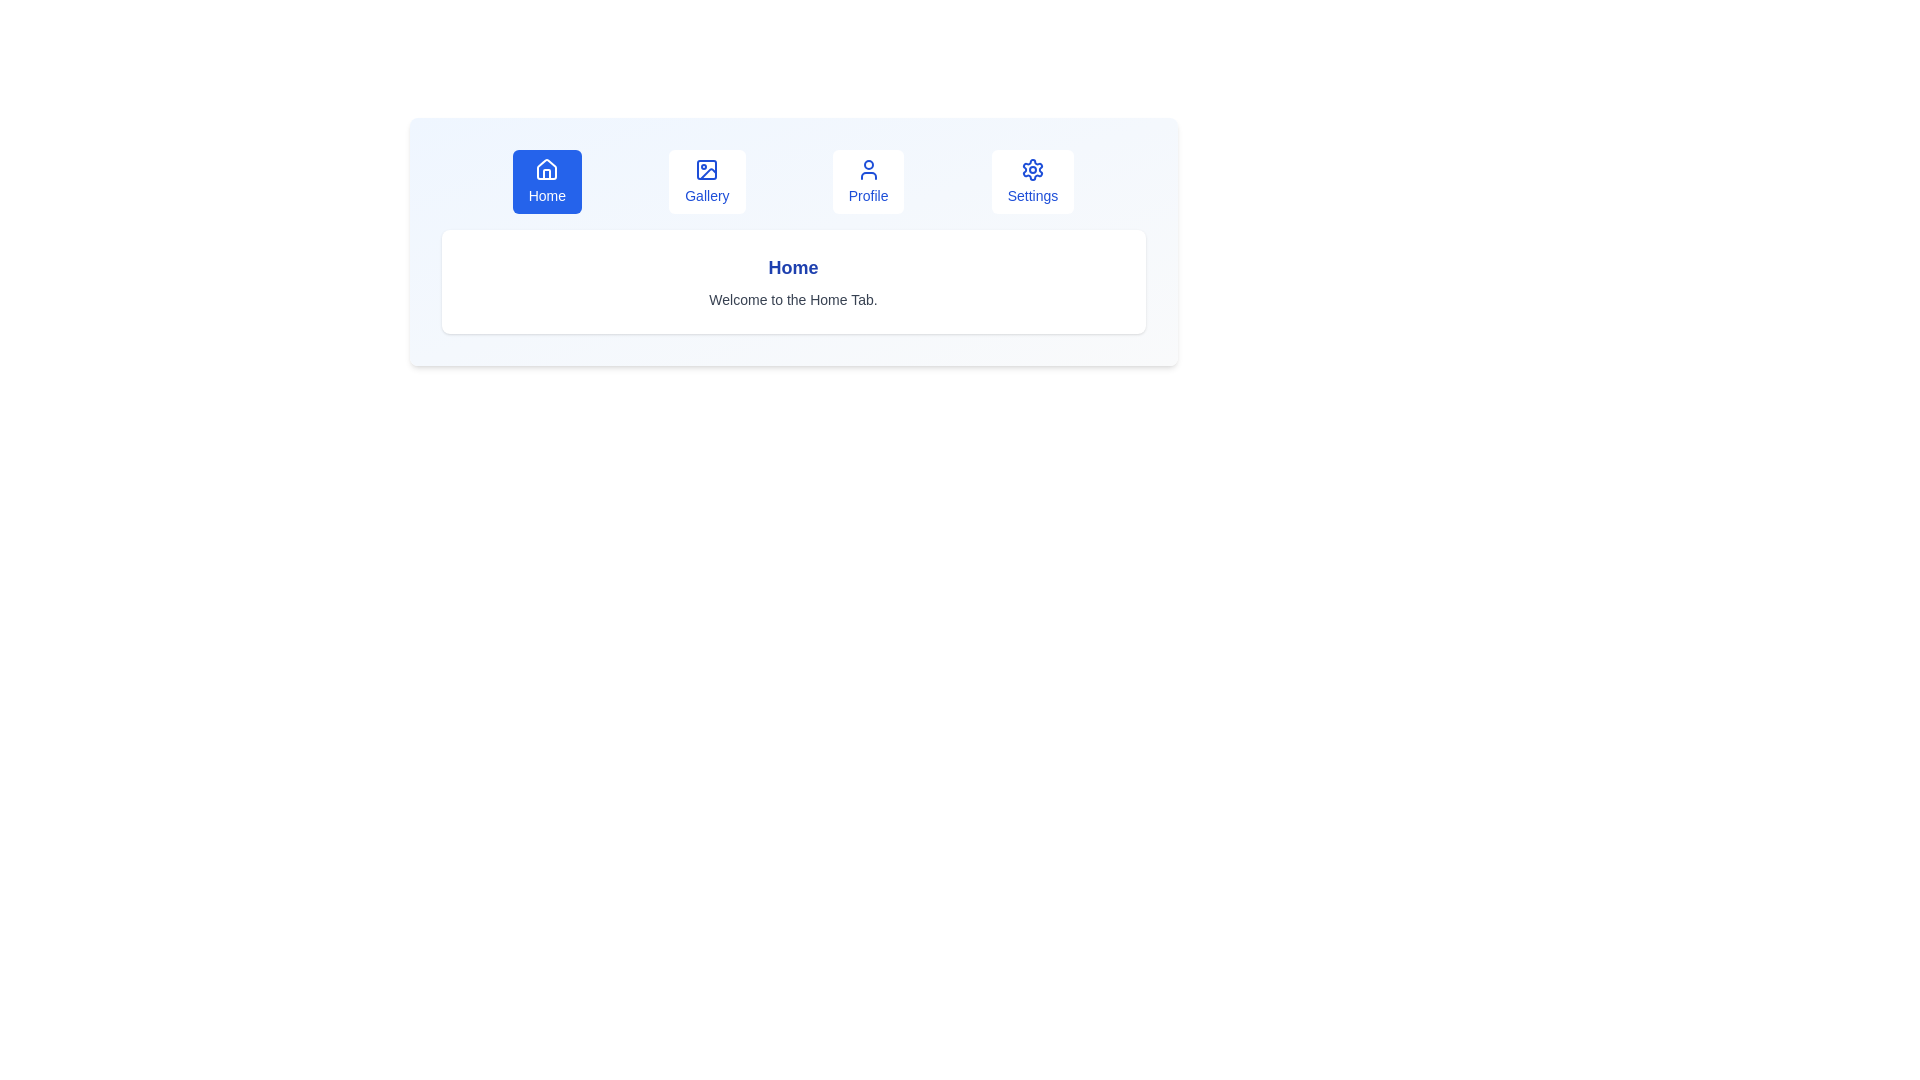  What do you see at coordinates (547, 181) in the screenshot?
I see `the tab labeled Home to switch to that tab` at bounding box center [547, 181].